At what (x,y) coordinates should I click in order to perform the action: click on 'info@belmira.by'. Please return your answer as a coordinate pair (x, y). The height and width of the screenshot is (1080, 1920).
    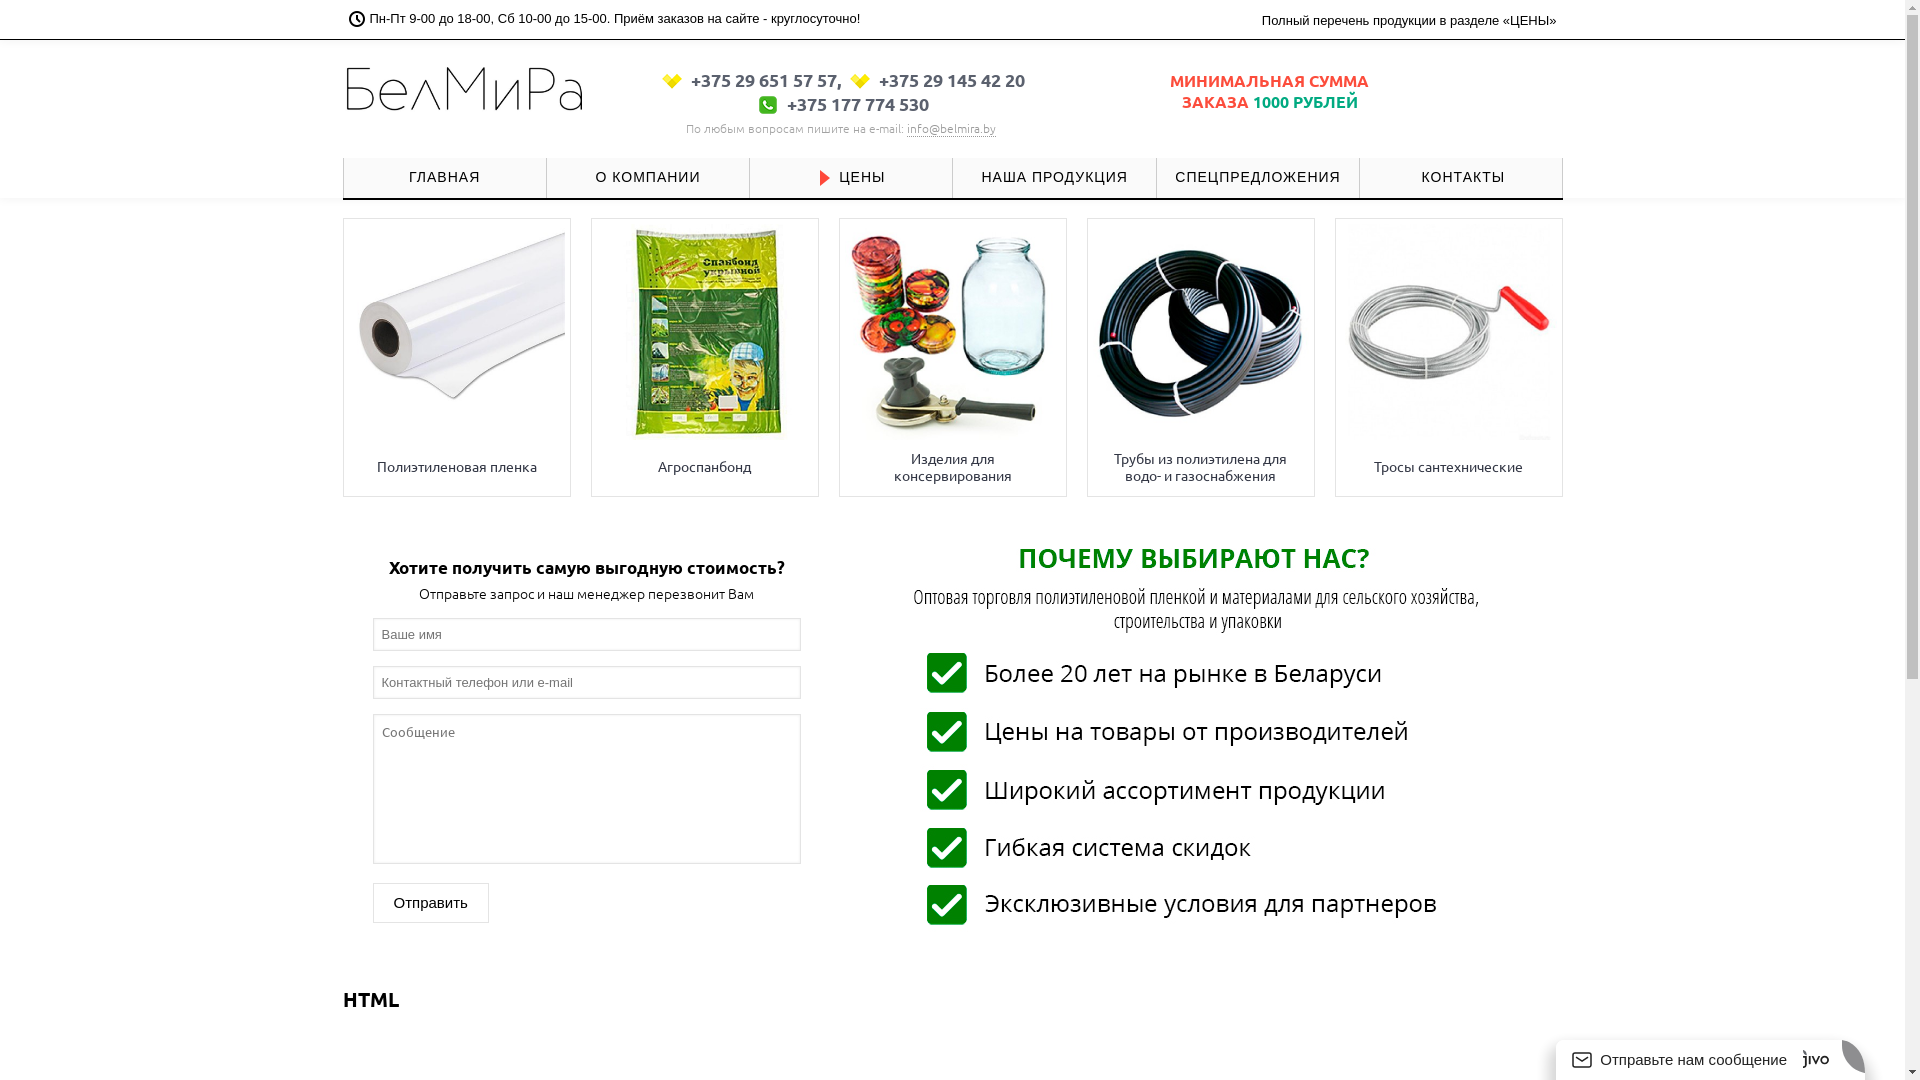
    Looking at the image, I should click on (950, 128).